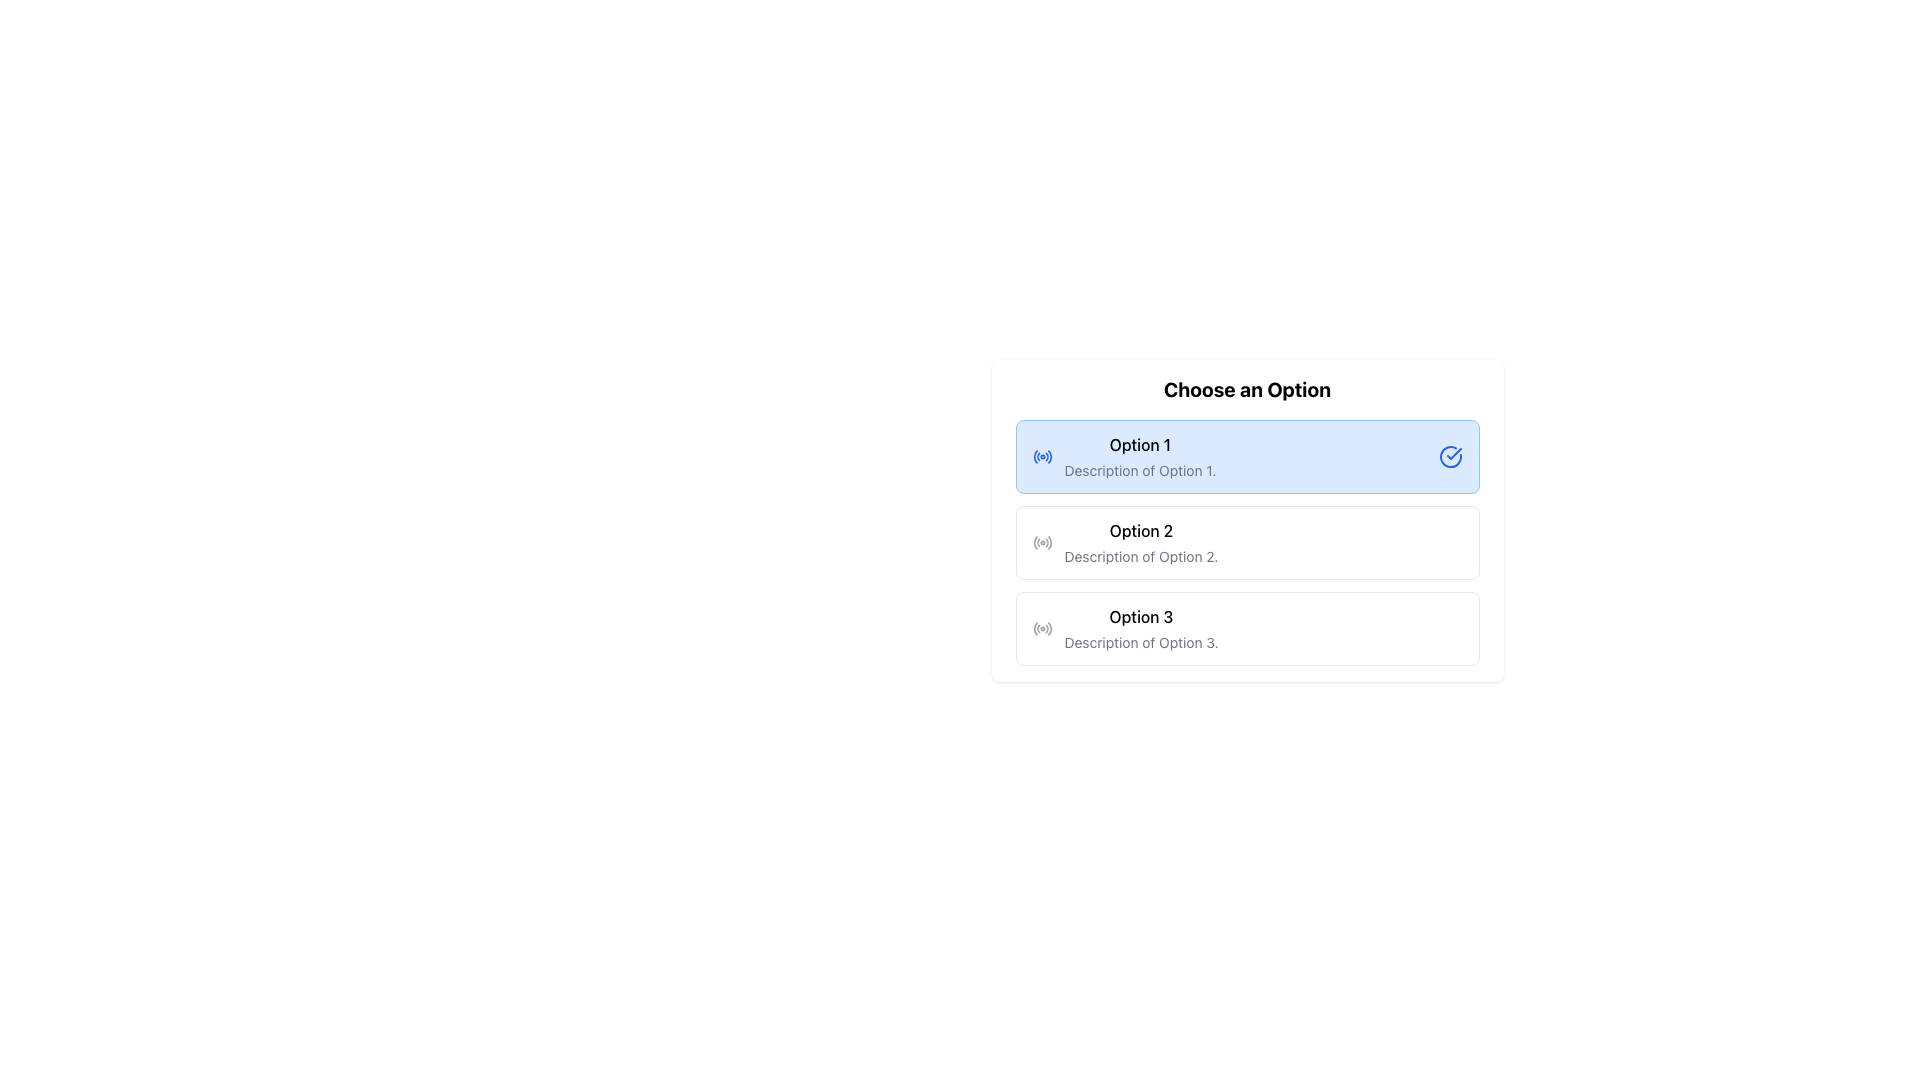 The width and height of the screenshot is (1920, 1080). What do you see at coordinates (1246, 543) in the screenshot?
I see `the second option labeled 'Option 2' in the RadioButton Group located beneath the title 'Choose an Option'` at bounding box center [1246, 543].